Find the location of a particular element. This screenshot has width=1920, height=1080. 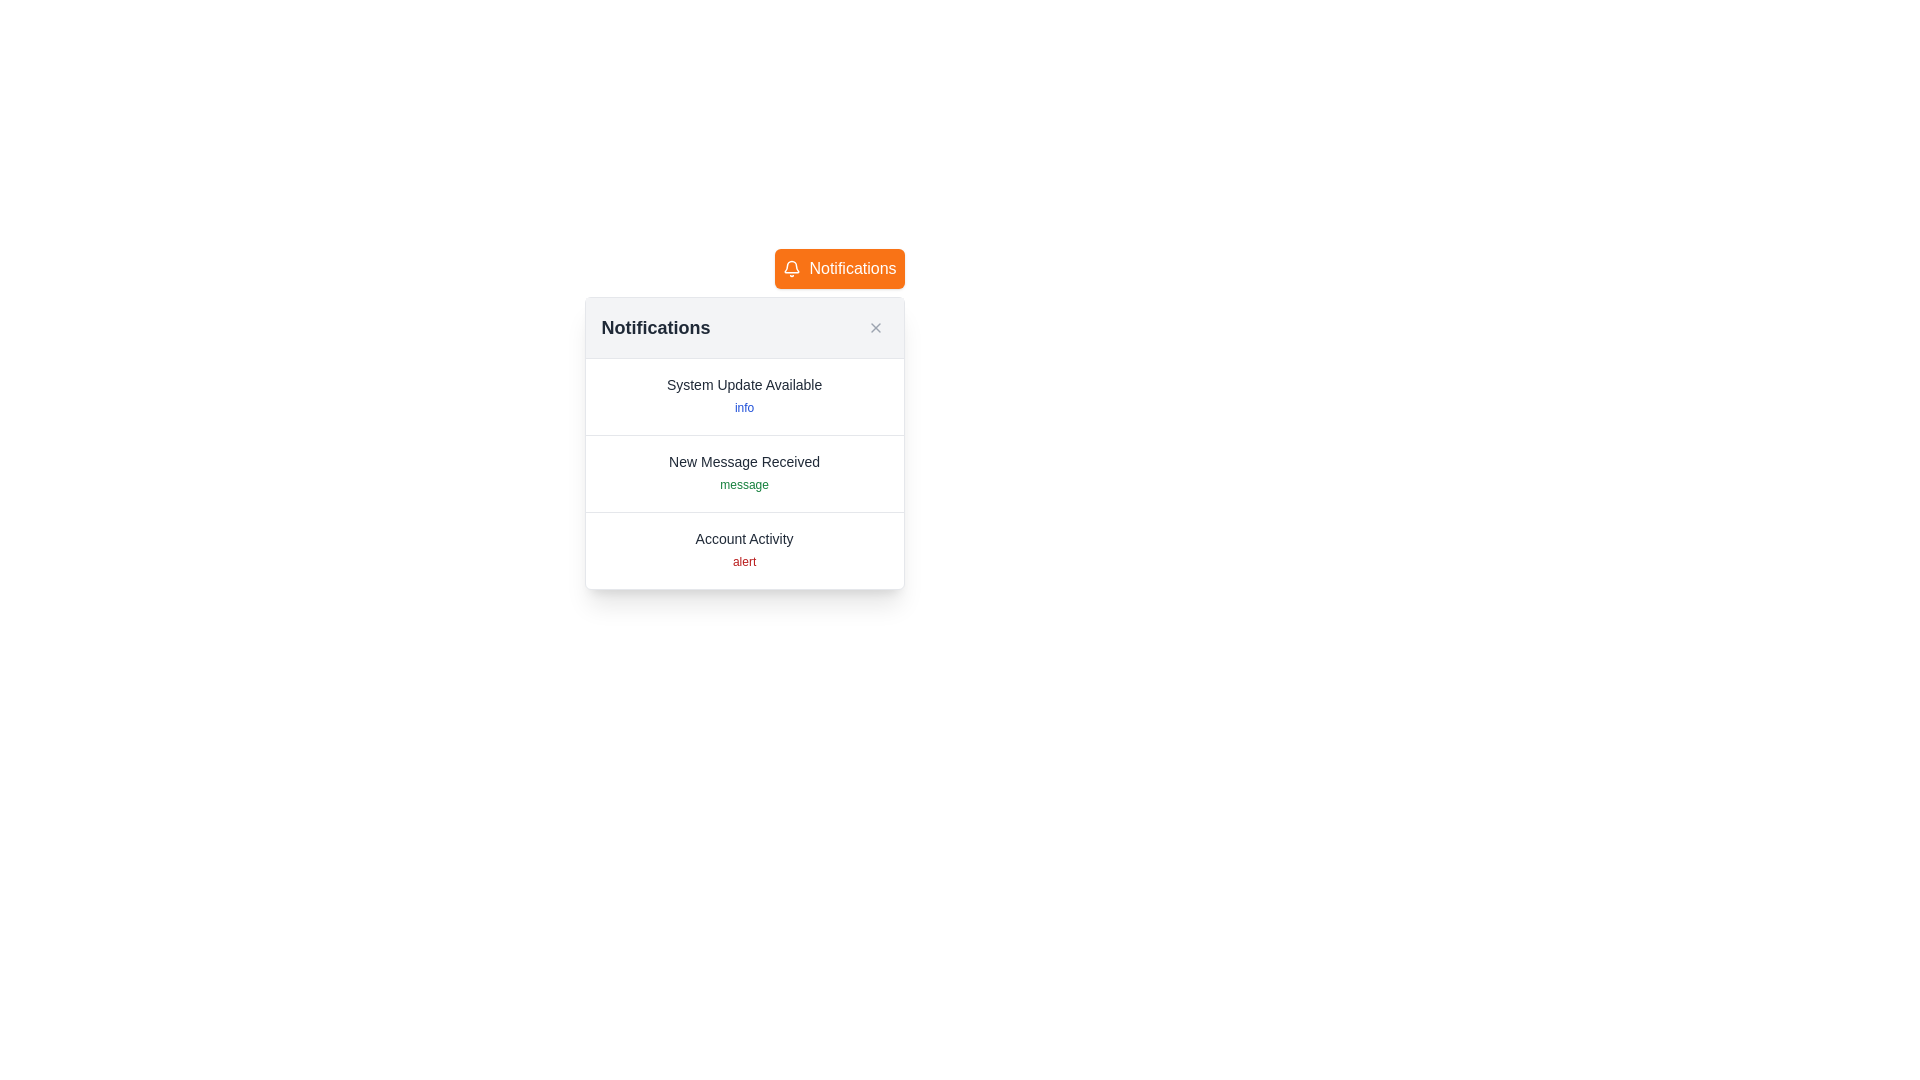

the close button located in the top-right corner of the notification panel is located at coordinates (875, 326).